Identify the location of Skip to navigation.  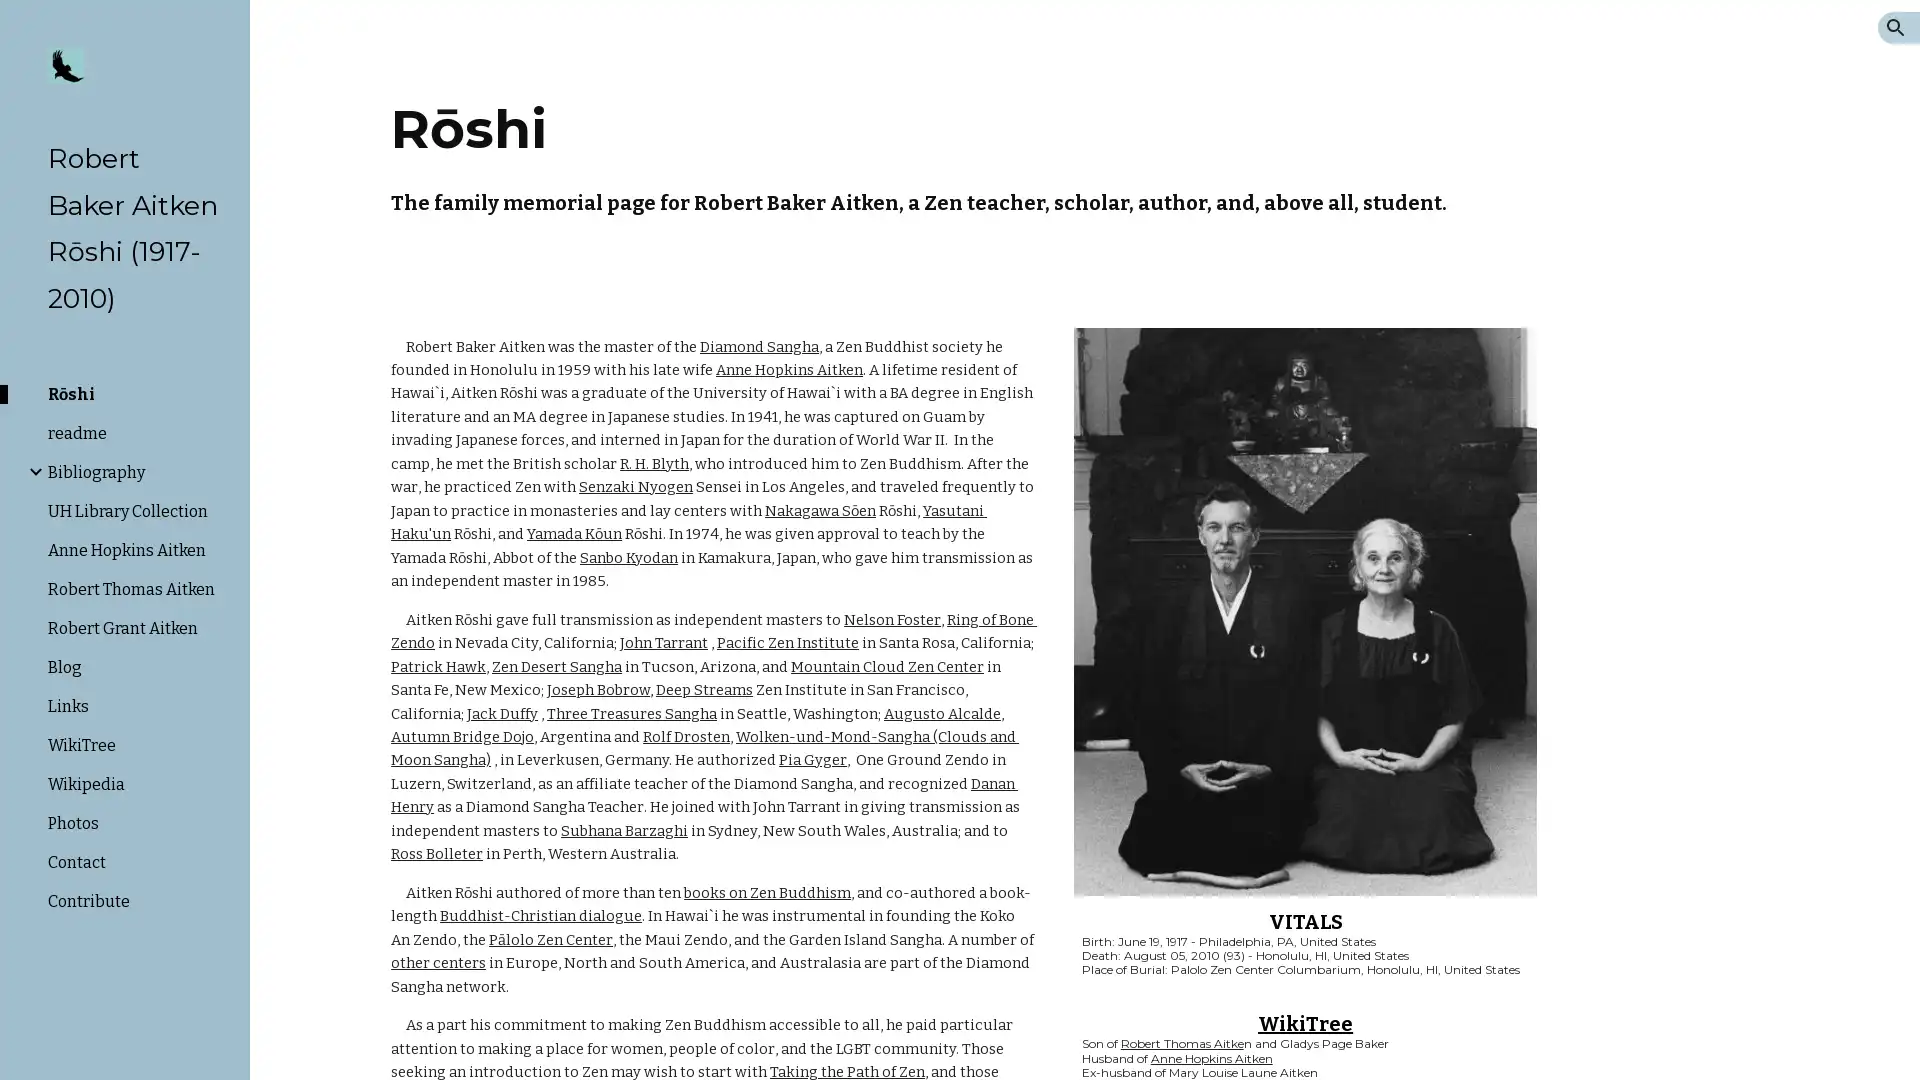
(1139, 37).